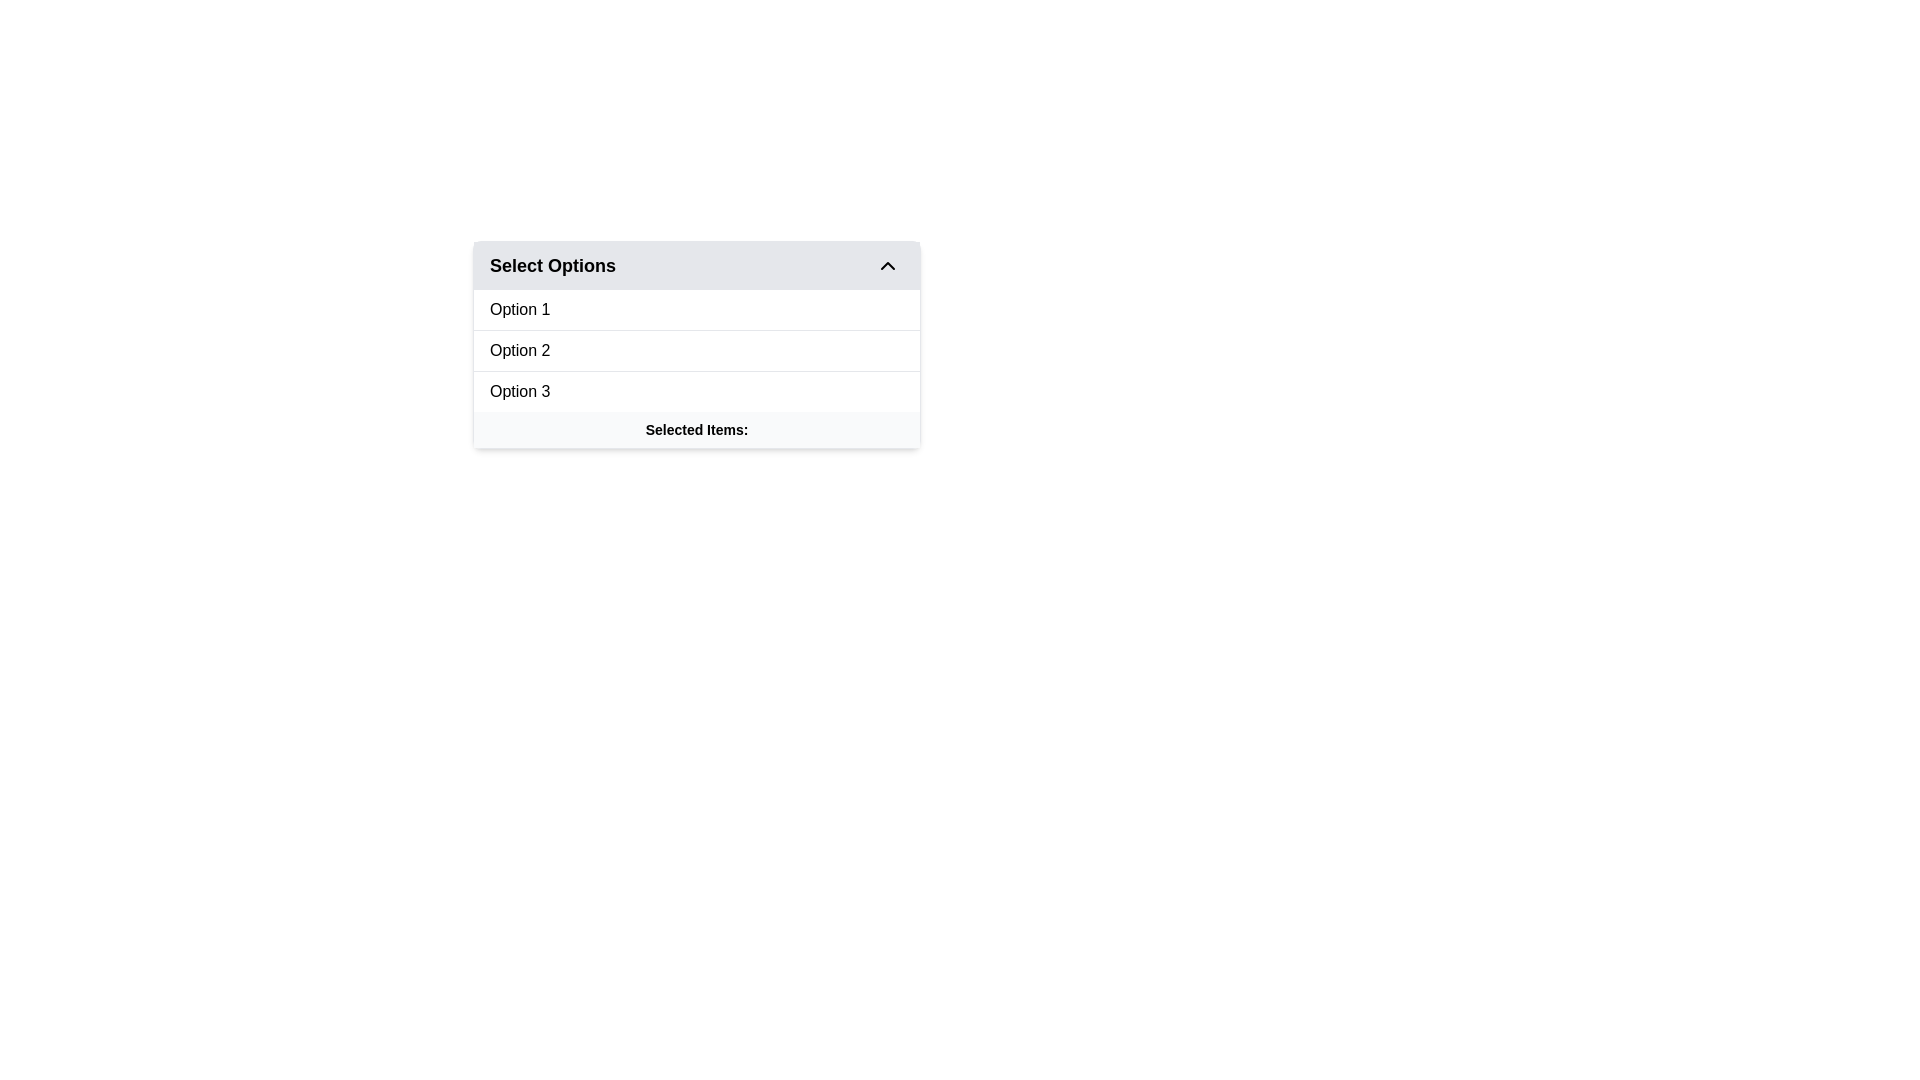  What do you see at coordinates (520, 392) in the screenshot?
I see `the text label displaying 'Option 3' in the dropdown menu` at bounding box center [520, 392].